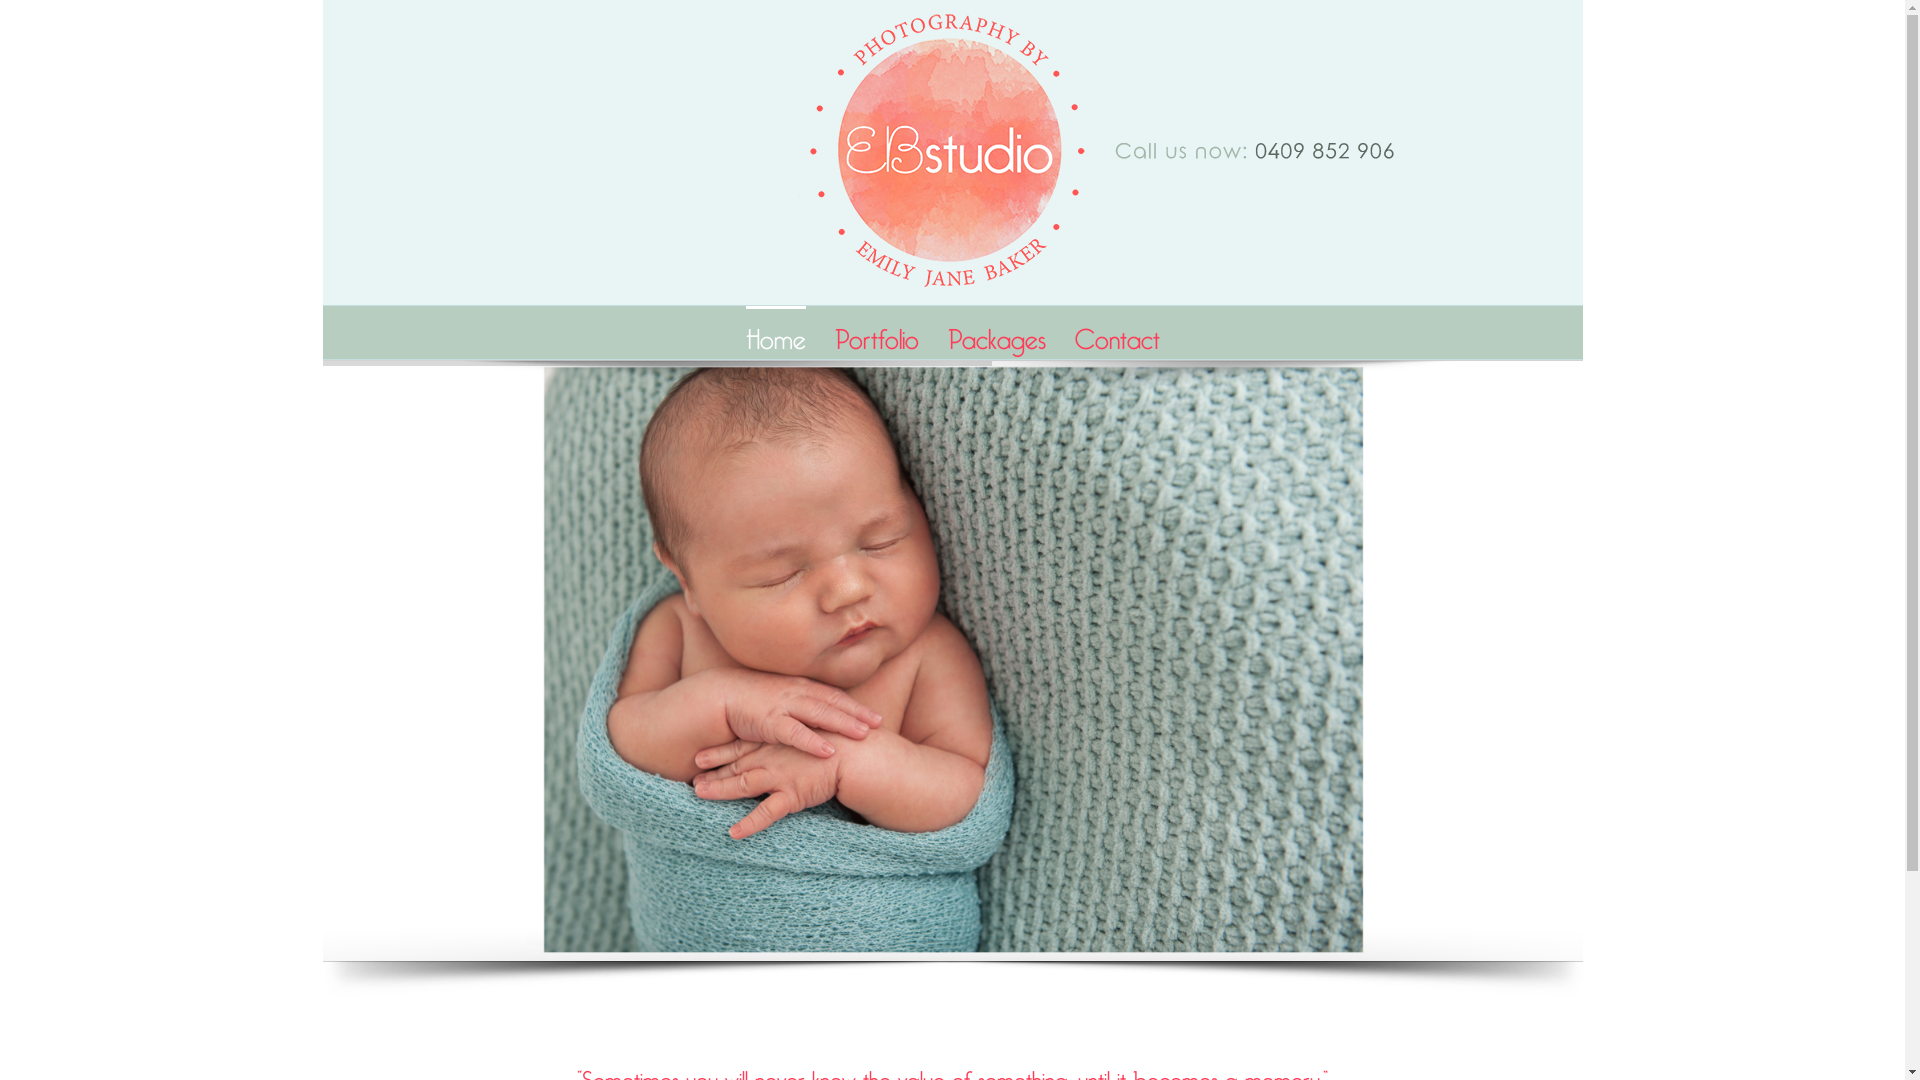 The image size is (1920, 1080). Describe the element at coordinates (1073, 331) in the screenshot. I see `'Contact'` at that location.